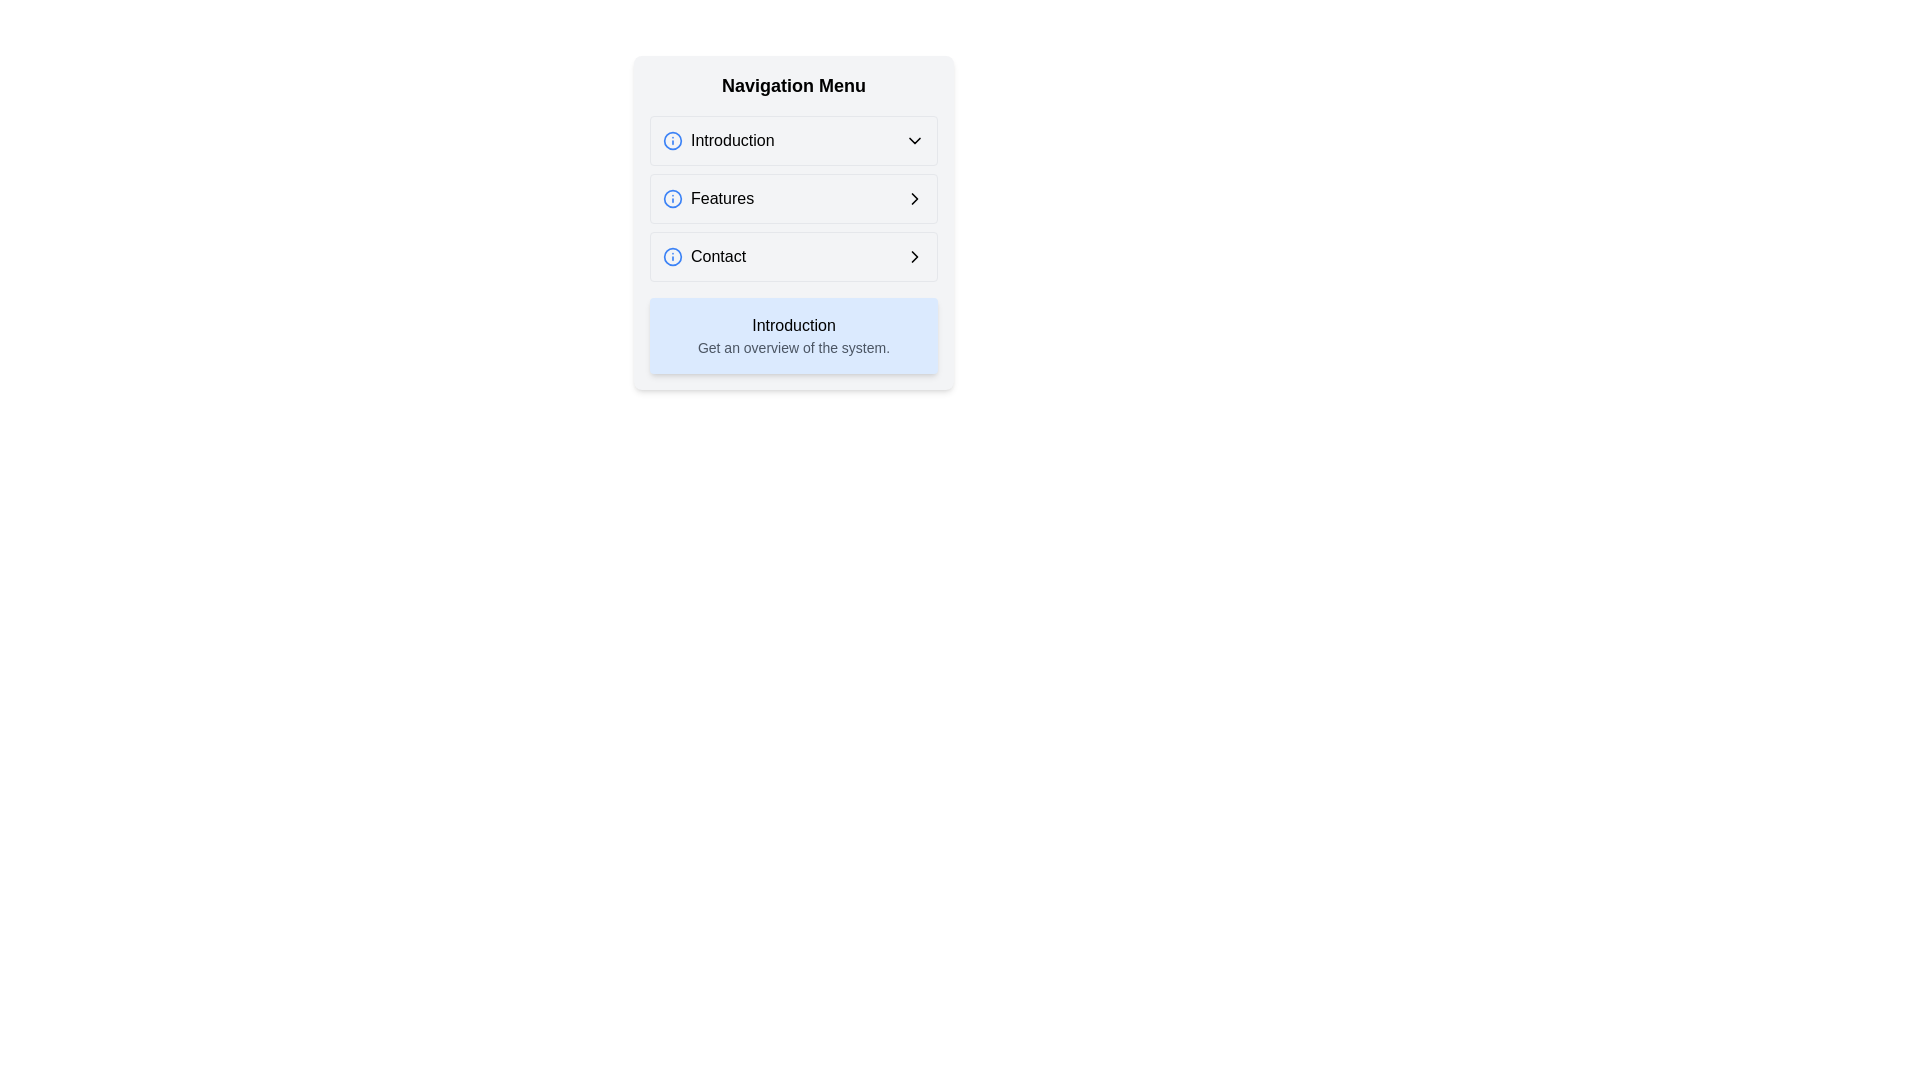  I want to click on the SVG circular icon positioned to the left of the 'Features' menu item text, so click(672, 199).